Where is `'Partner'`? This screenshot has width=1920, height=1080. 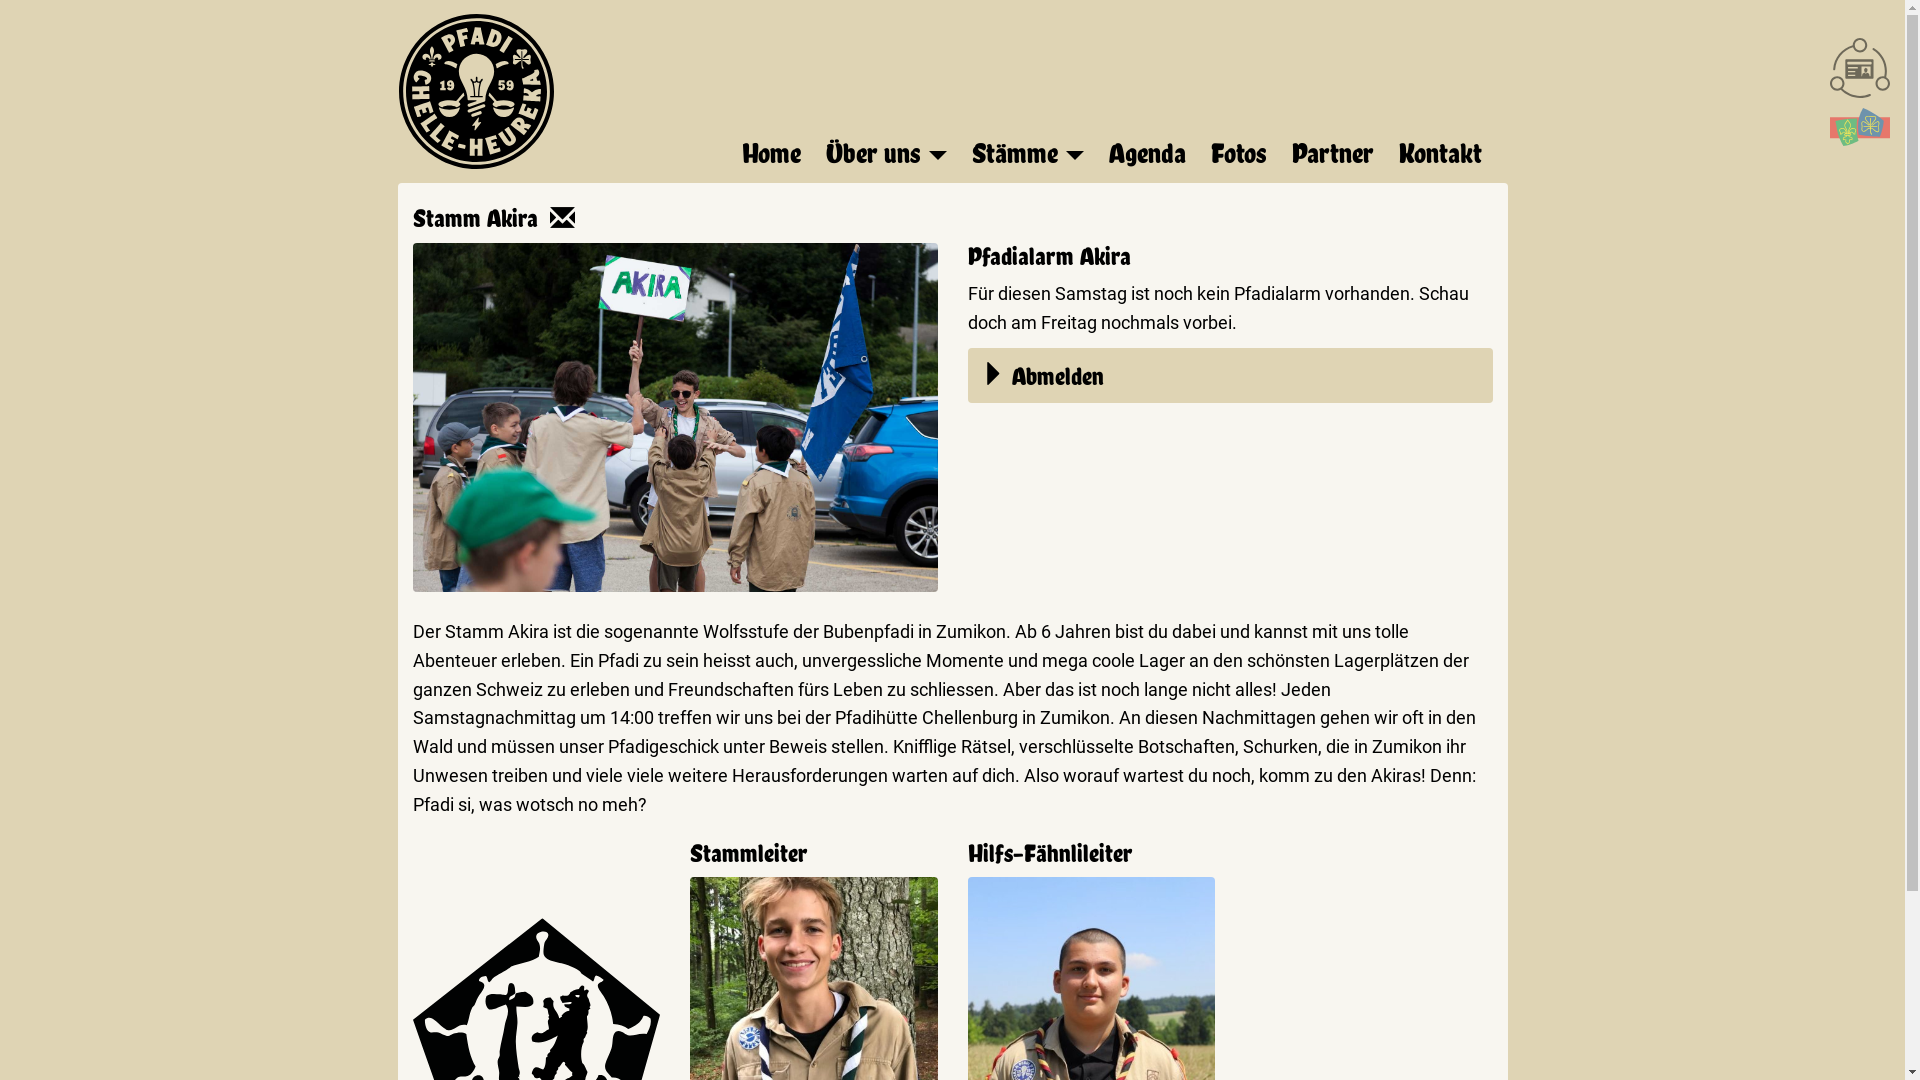 'Partner' is located at coordinates (1338, 156).